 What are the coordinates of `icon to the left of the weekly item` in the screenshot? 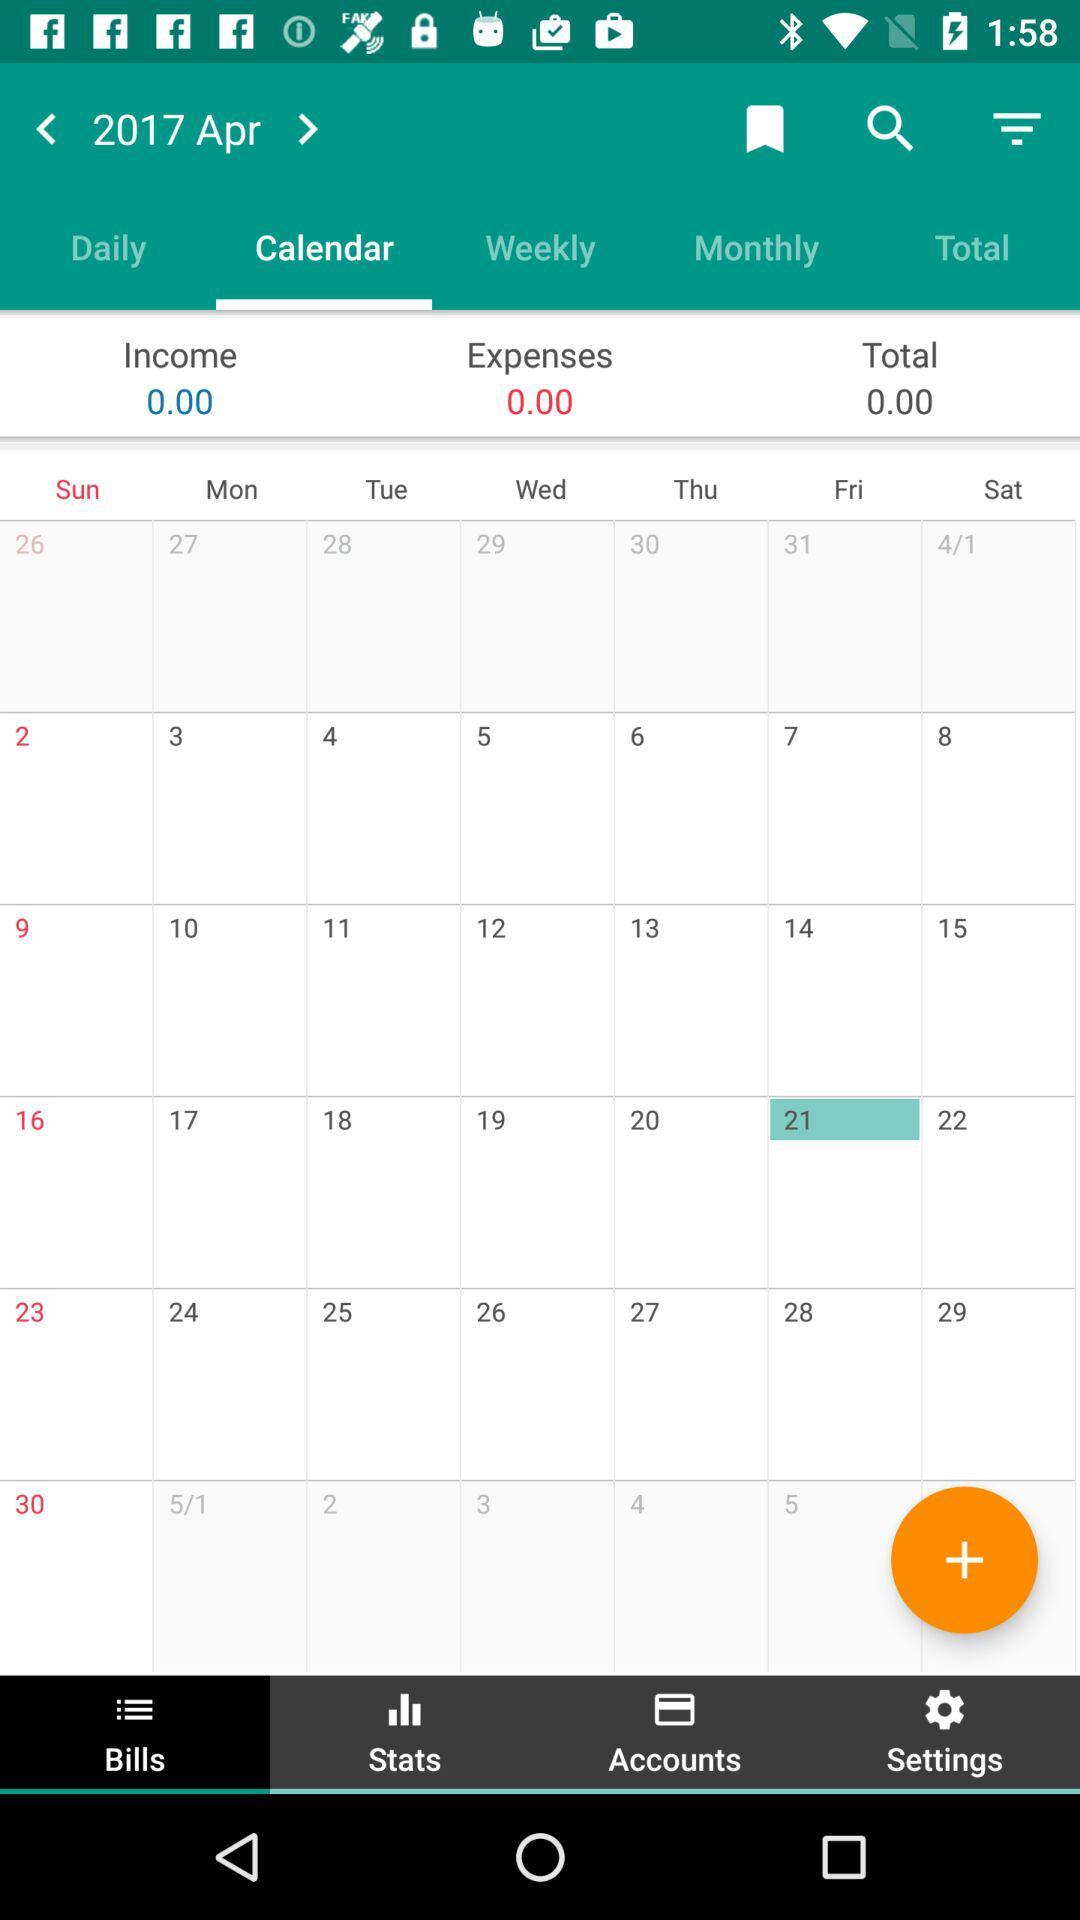 It's located at (323, 245).